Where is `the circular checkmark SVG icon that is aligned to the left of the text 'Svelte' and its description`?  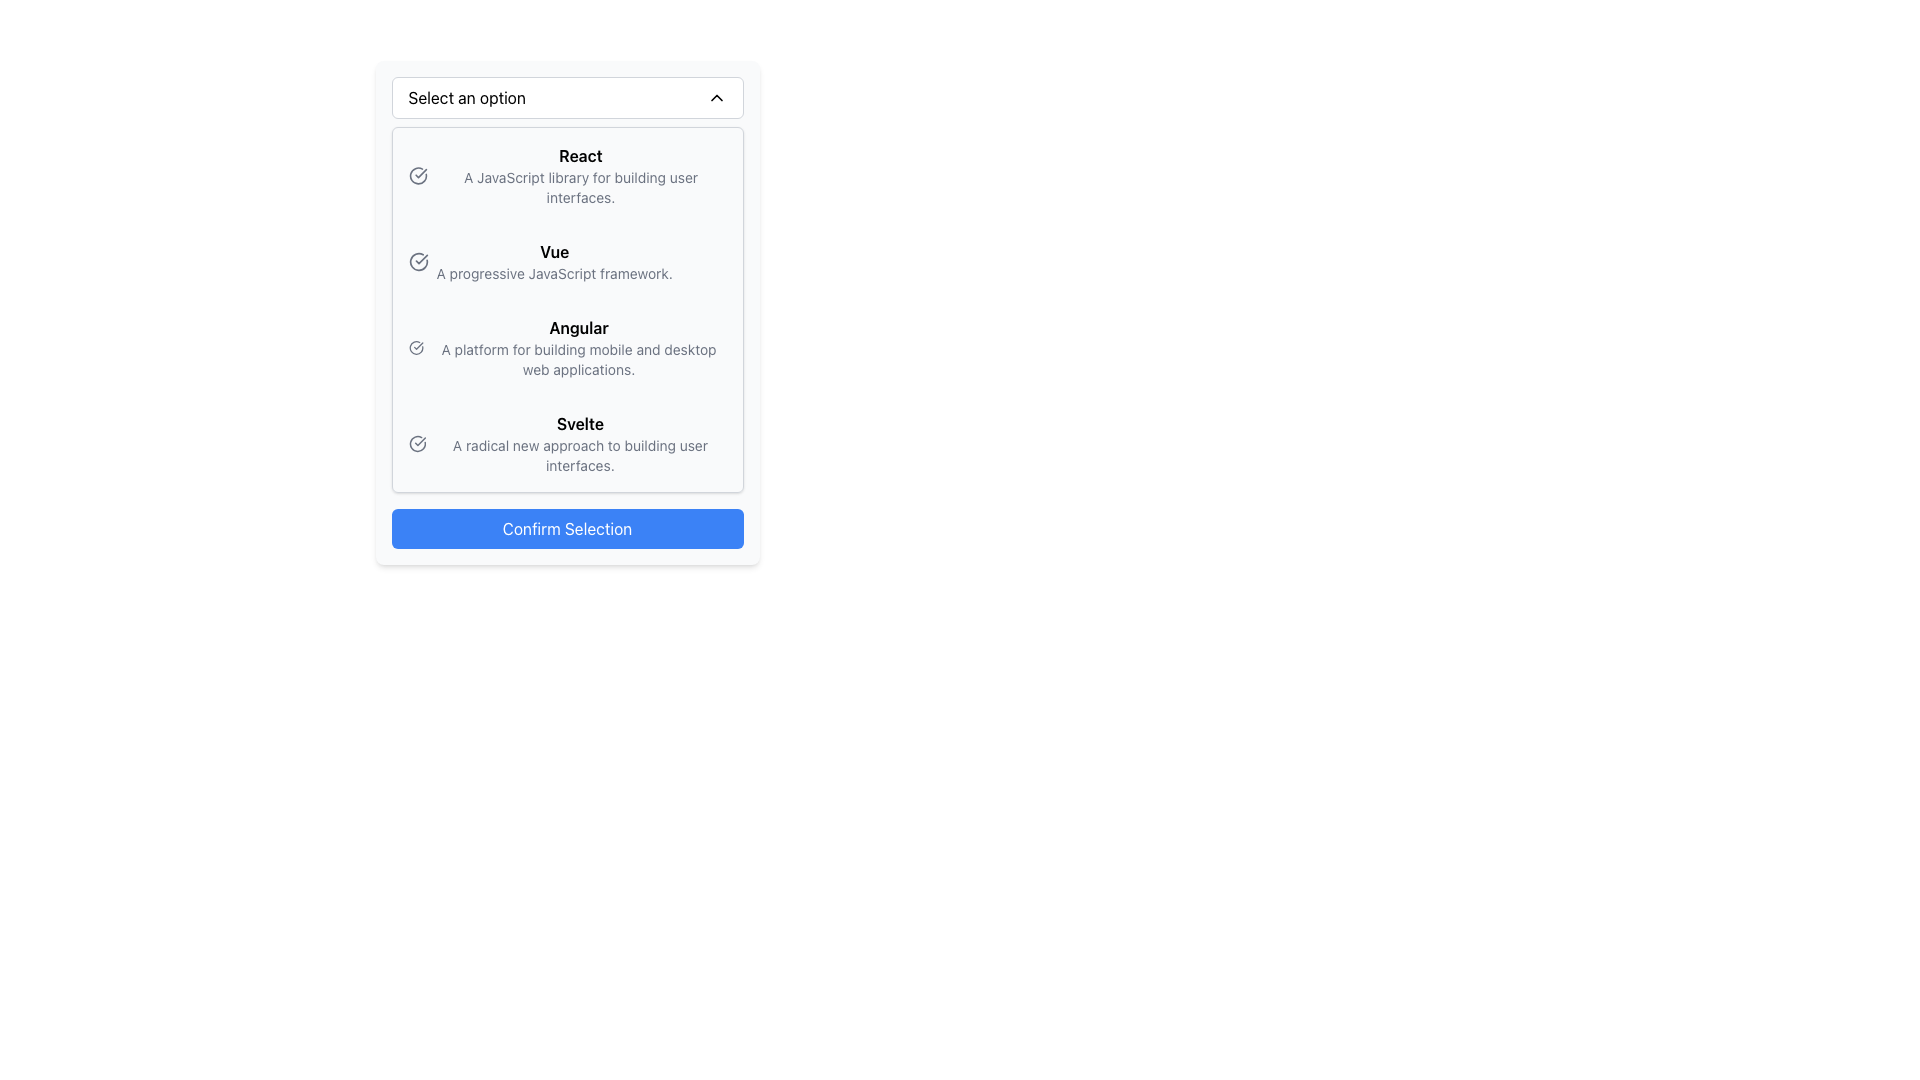 the circular checkmark SVG icon that is aligned to the left of the text 'Svelte' and its description is located at coordinates (416, 442).